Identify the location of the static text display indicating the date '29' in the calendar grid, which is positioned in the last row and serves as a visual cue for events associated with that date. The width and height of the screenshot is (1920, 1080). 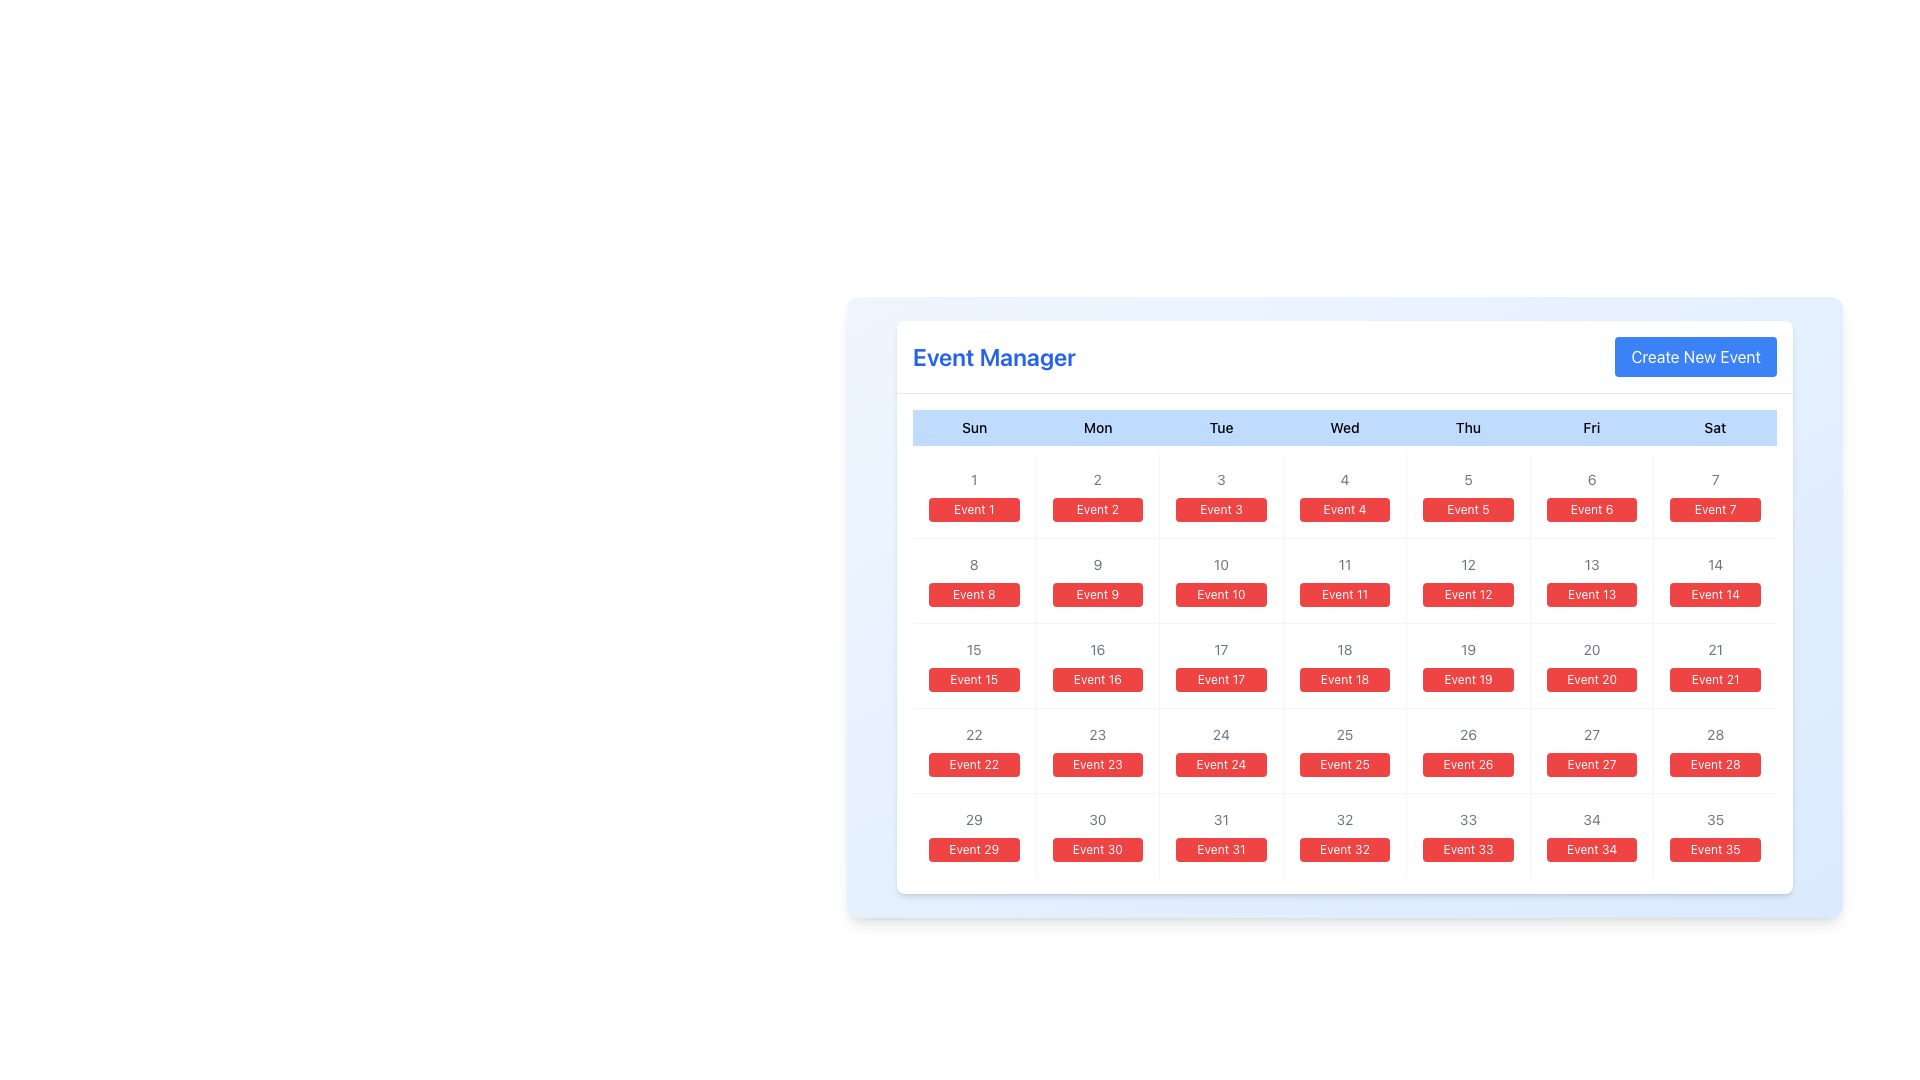
(974, 820).